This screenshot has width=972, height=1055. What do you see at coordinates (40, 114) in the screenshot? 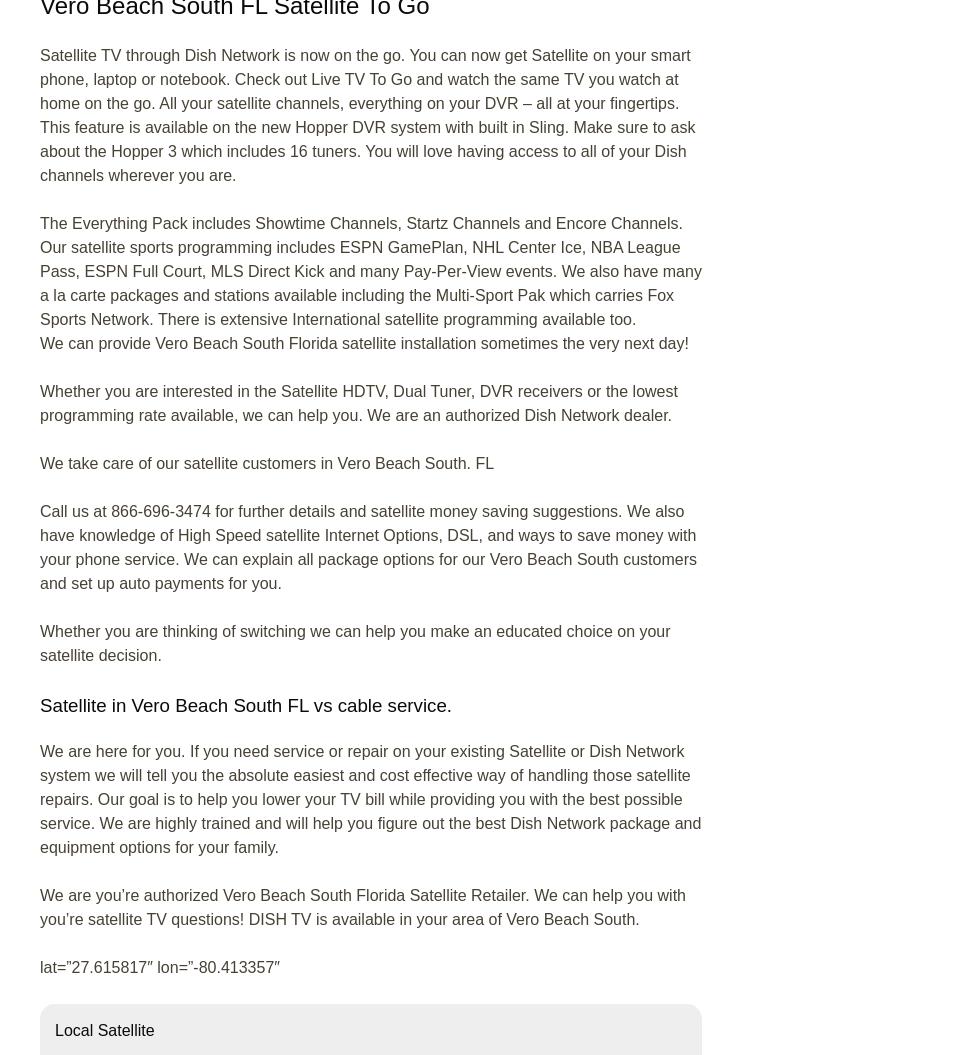
I see `'Satellite TV through Dish Network is now on the go. You can now get Satellite on your smart phone, laptop or notebook. Check out Live TV To Go and watch the same TV you watch at home on the go. All your satellite channels, everything on your DVR – all at your fingertips. This feature is available on the new Hopper DVR system with built in Sling. Make sure to ask about the Hopper 3 which includes 16 tuners. You will love having access to all of your Dish channels wherever you are.'` at bounding box center [40, 114].